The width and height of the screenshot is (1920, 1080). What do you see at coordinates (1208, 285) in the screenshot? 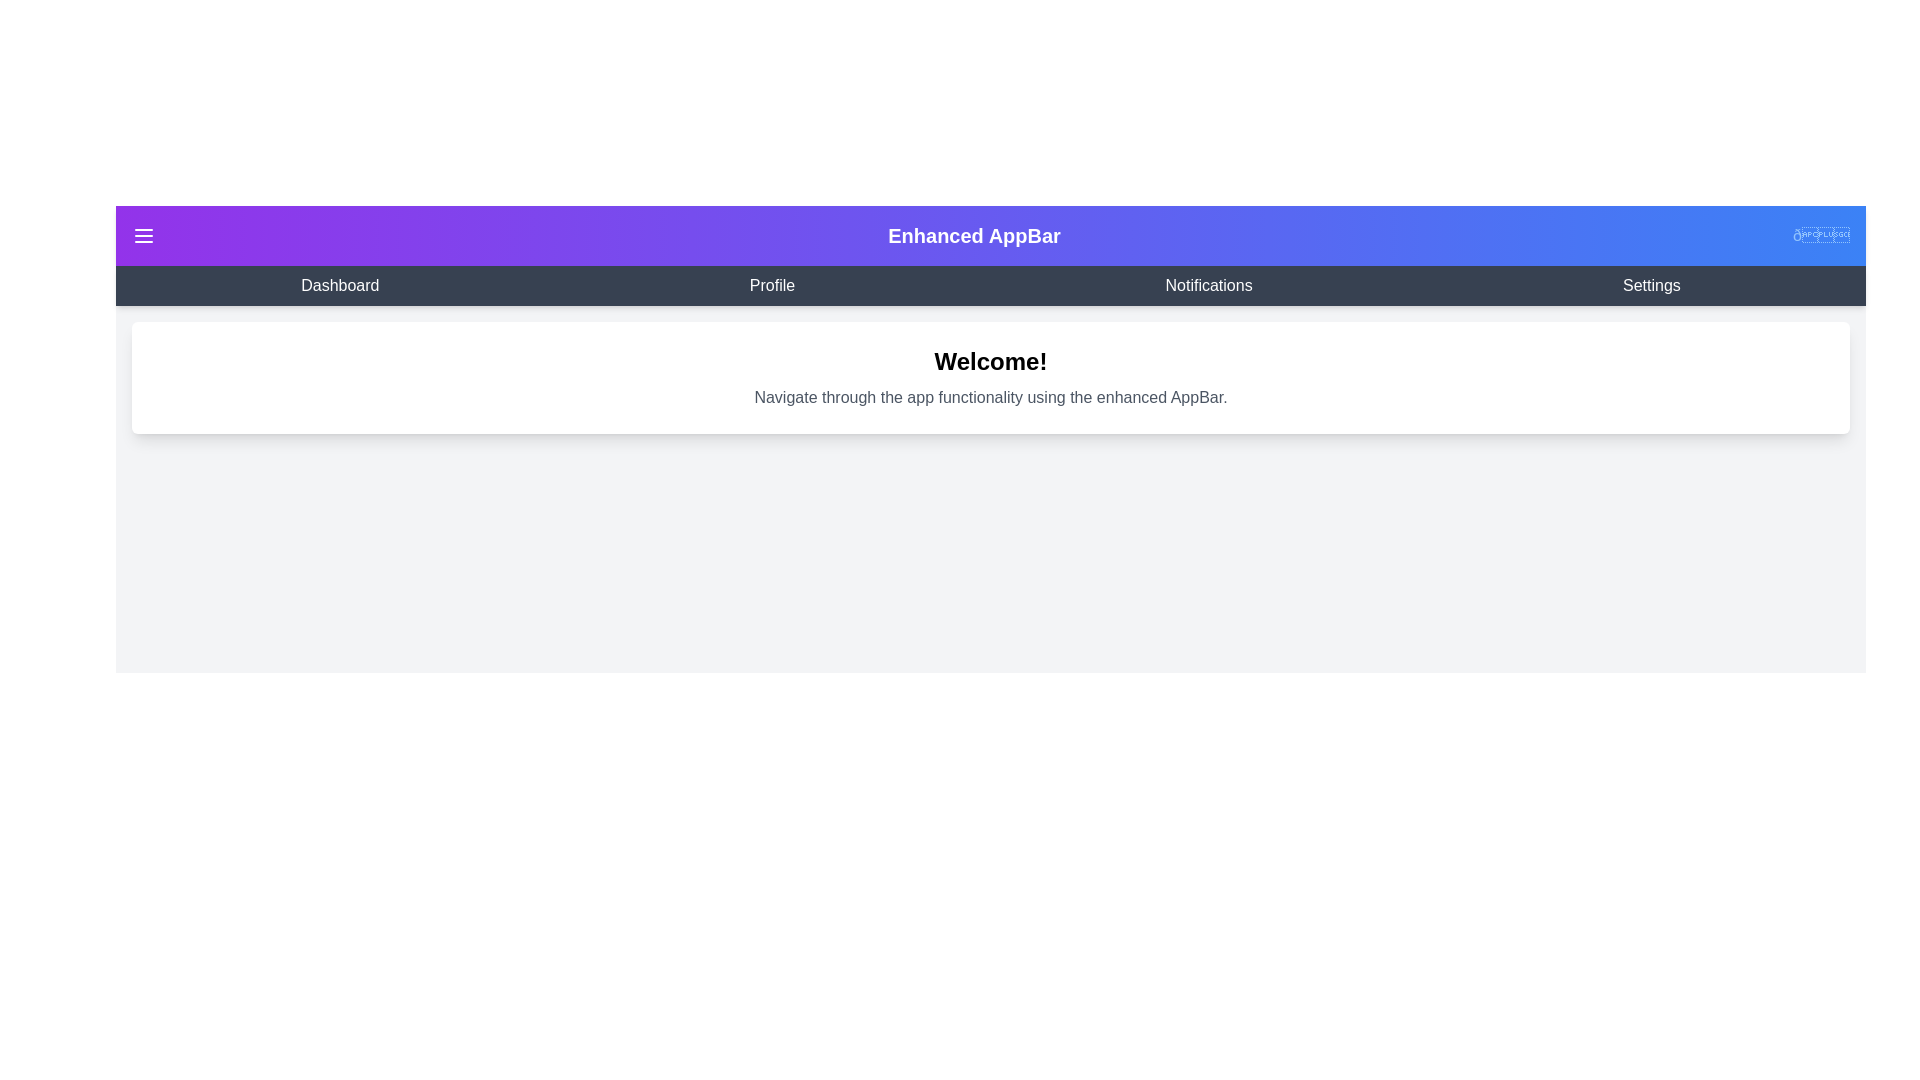
I see `the navigation link Notifications` at bounding box center [1208, 285].